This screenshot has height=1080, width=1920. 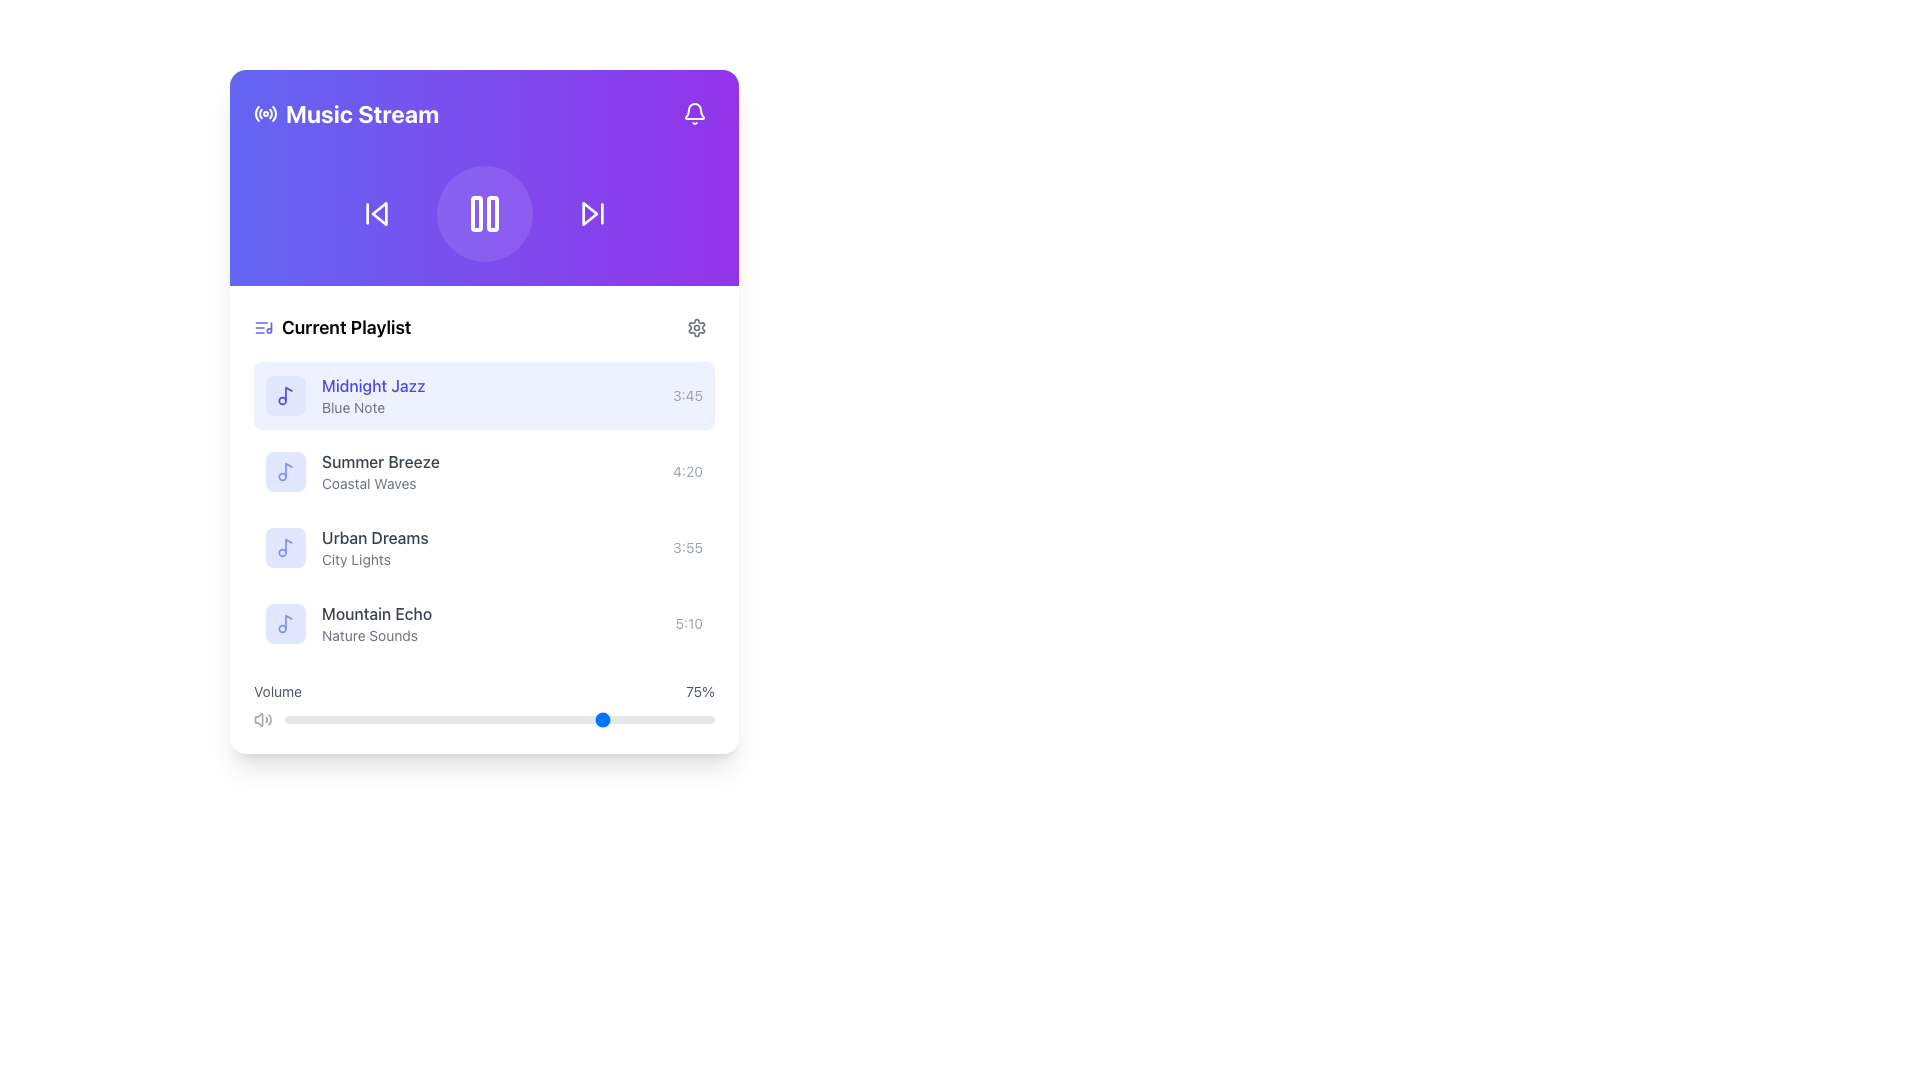 I want to click on the icon representing the music track 'Summer Breeze' located to the left of the list entry with the subtitle 'Coastal Waves' and duration '4:20', so click(x=285, y=471).